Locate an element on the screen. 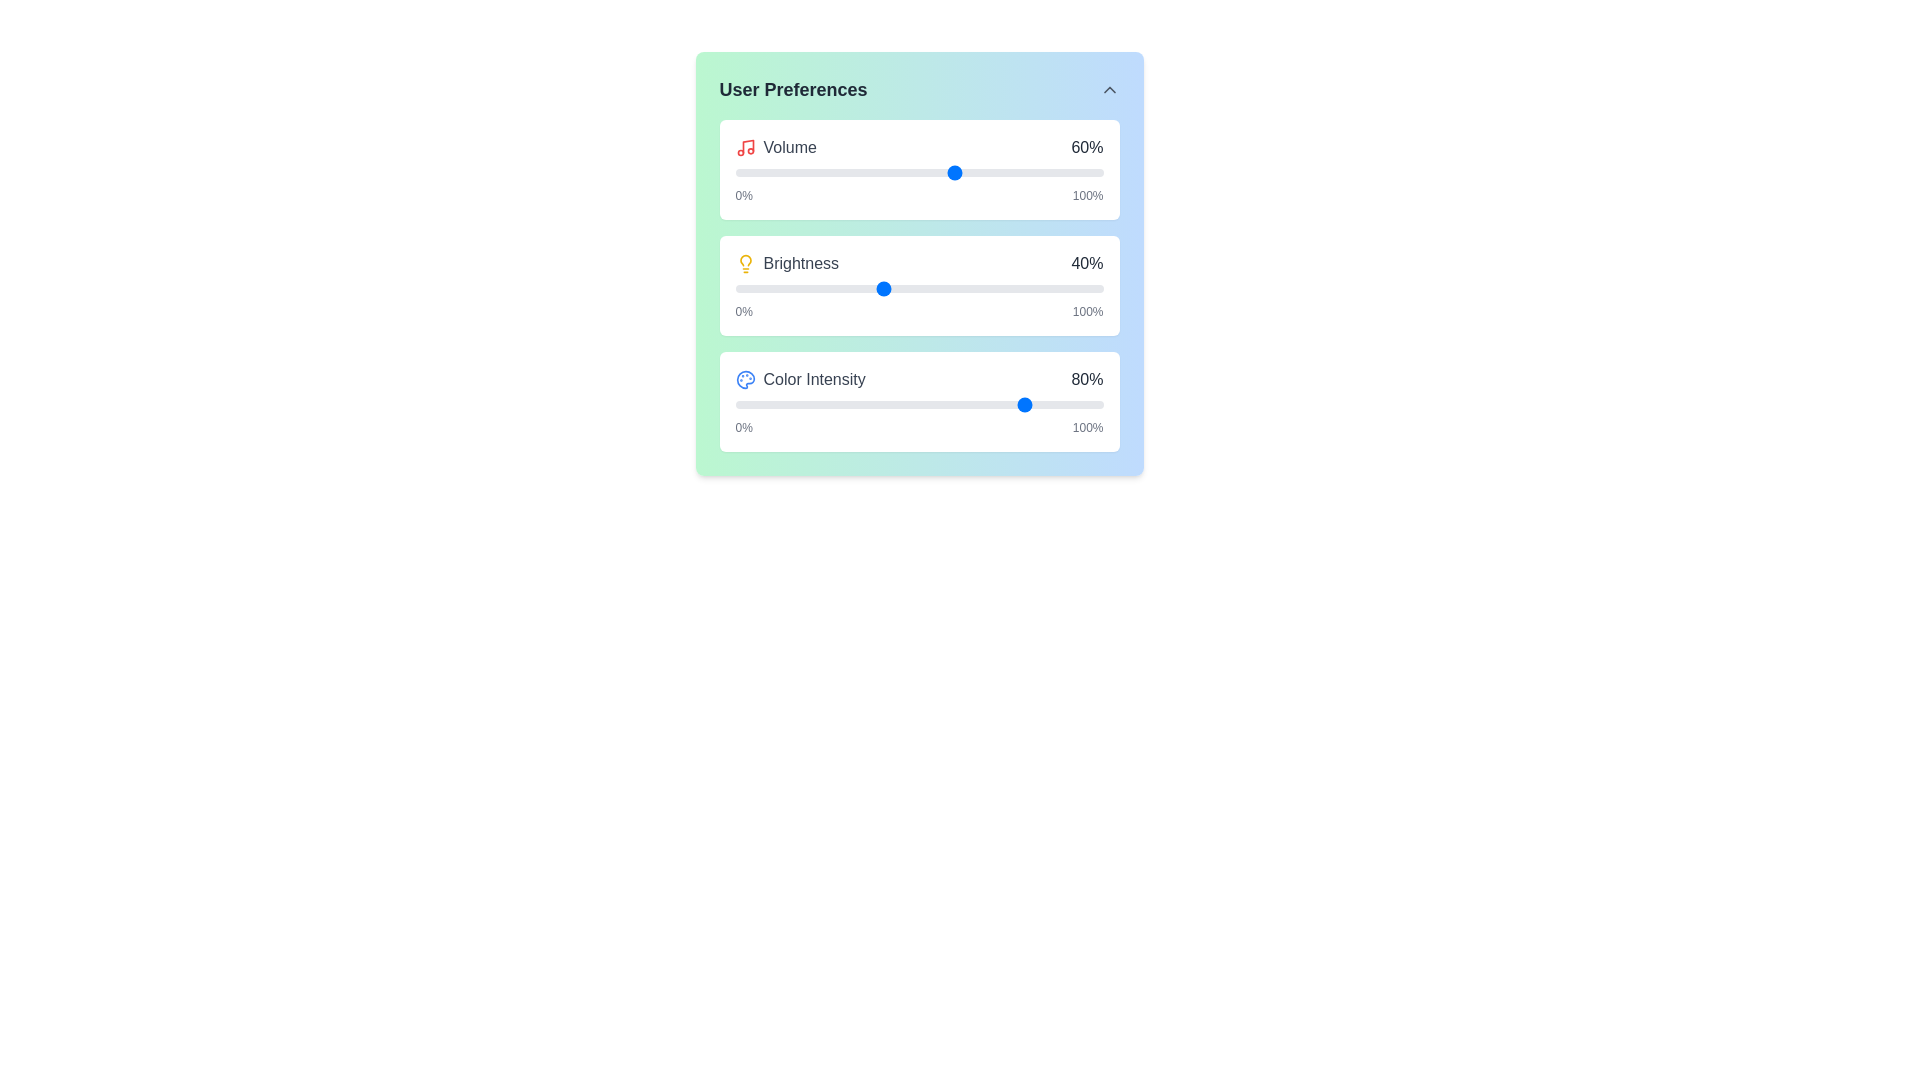  the text label indicating the minimum (0%) and maximum (100%) values for the brightness slider, located in the 'Brightness' section of the interface is located at coordinates (918, 312).